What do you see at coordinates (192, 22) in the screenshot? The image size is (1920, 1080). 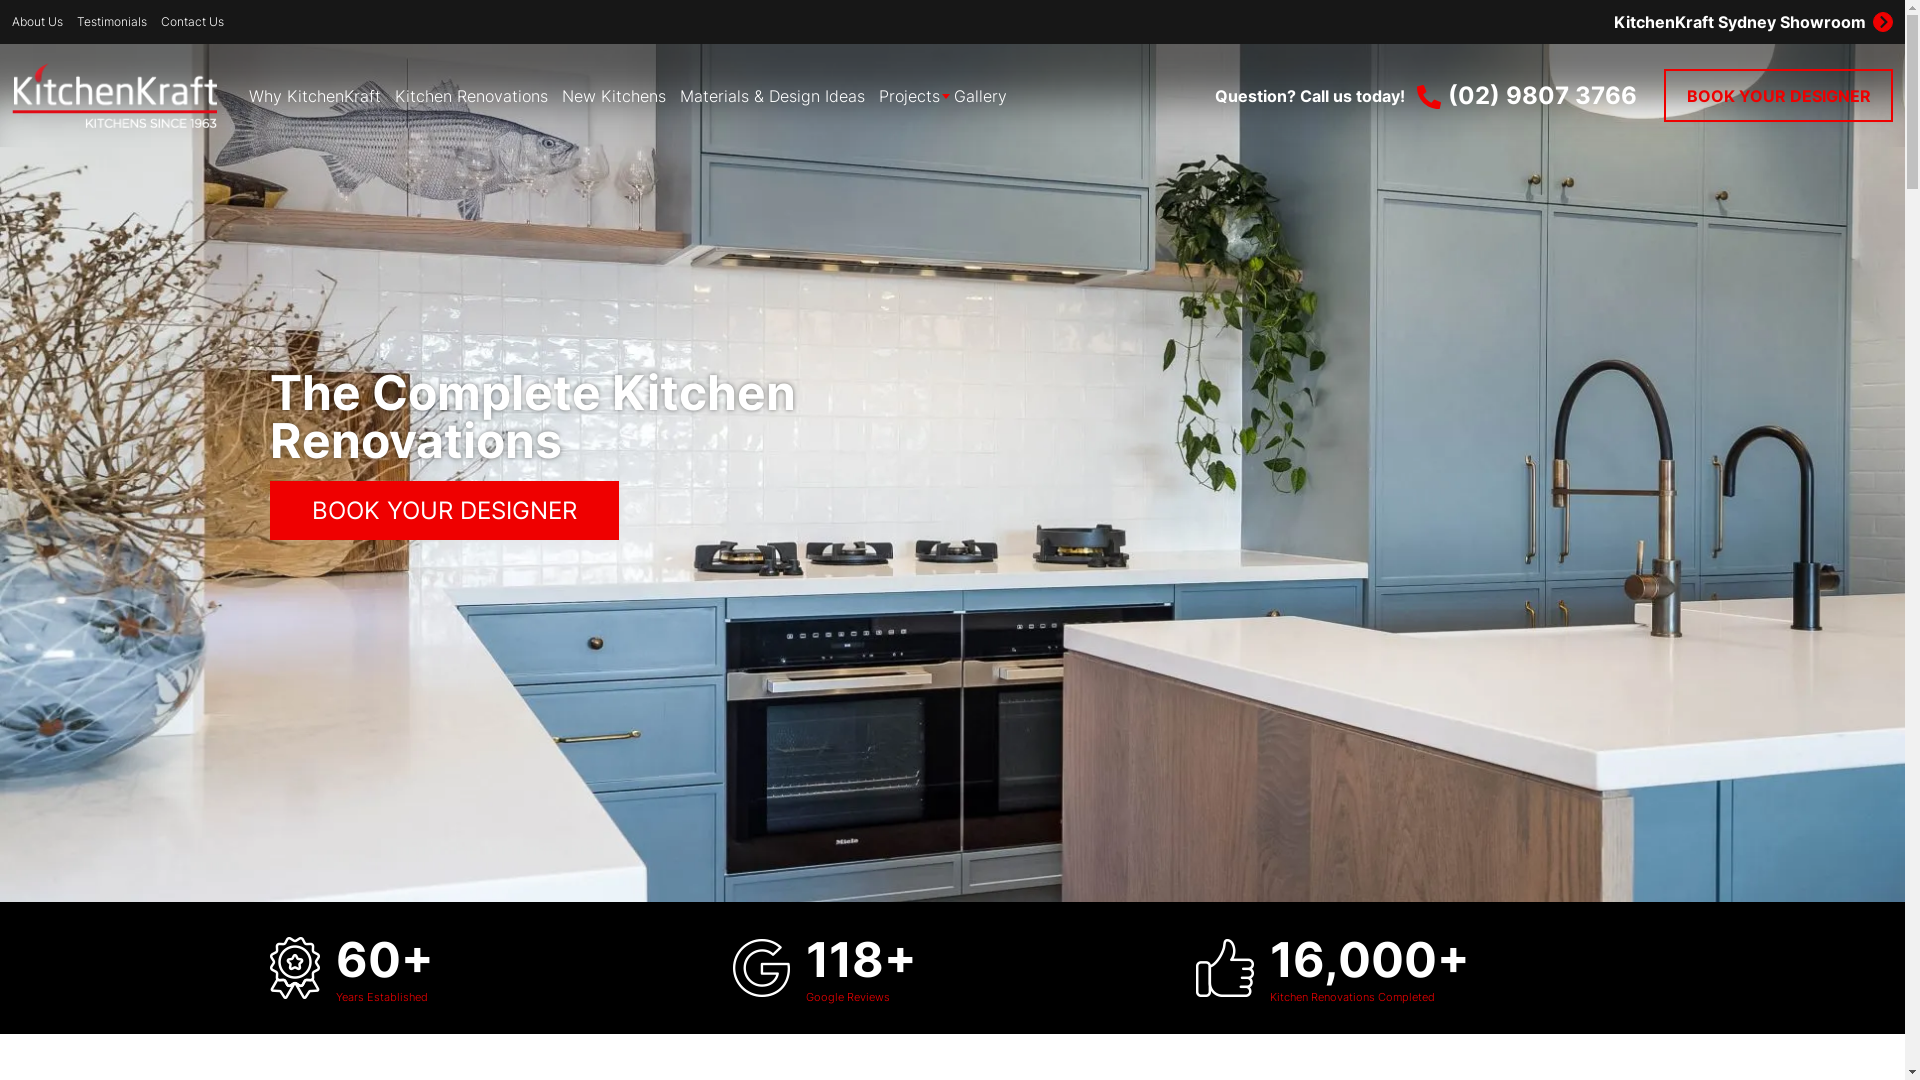 I see `'Contact Us'` at bounding box center [192, 22].